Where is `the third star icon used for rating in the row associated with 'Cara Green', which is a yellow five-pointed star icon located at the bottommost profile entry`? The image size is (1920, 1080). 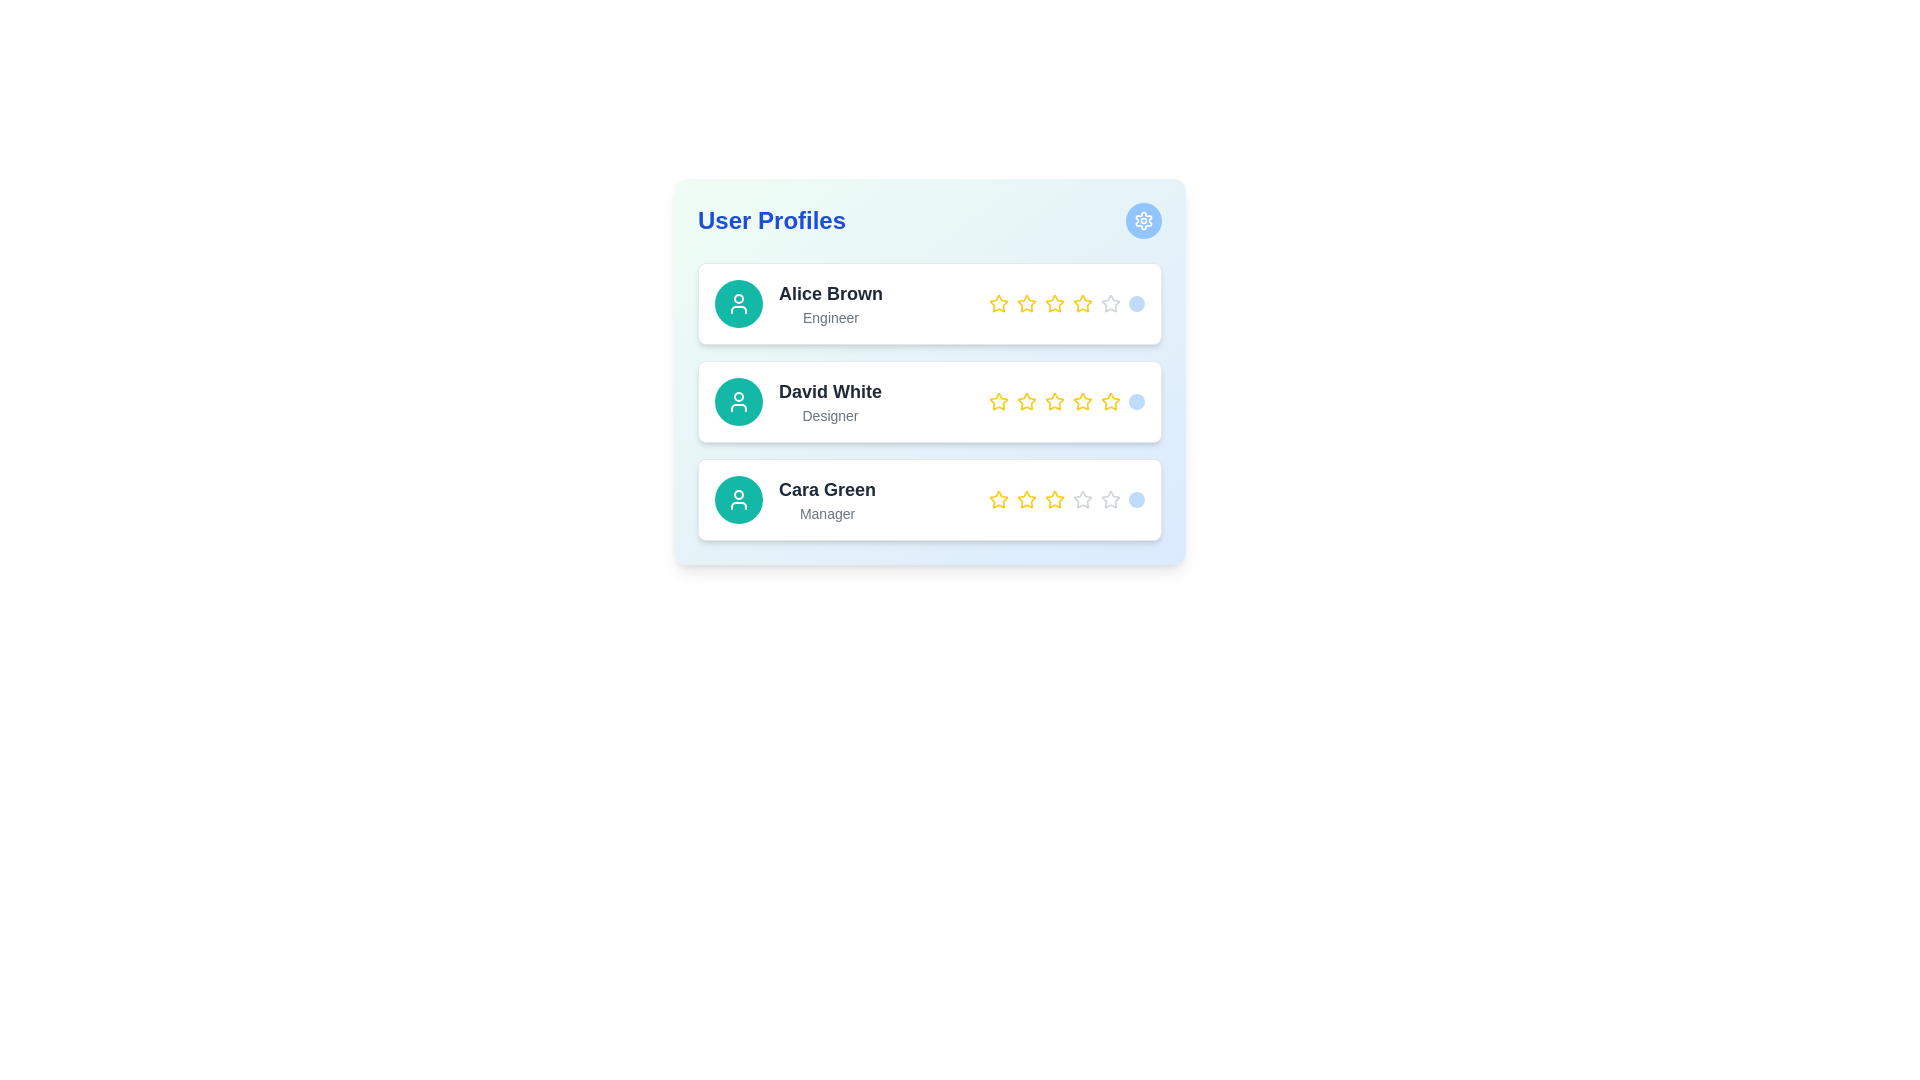 the third star icon used for rating in the row associated with 'Cara Green', which is a yellow five-pointed star icon located at the bottommost profile entry is located at coordinates (1054, 498).